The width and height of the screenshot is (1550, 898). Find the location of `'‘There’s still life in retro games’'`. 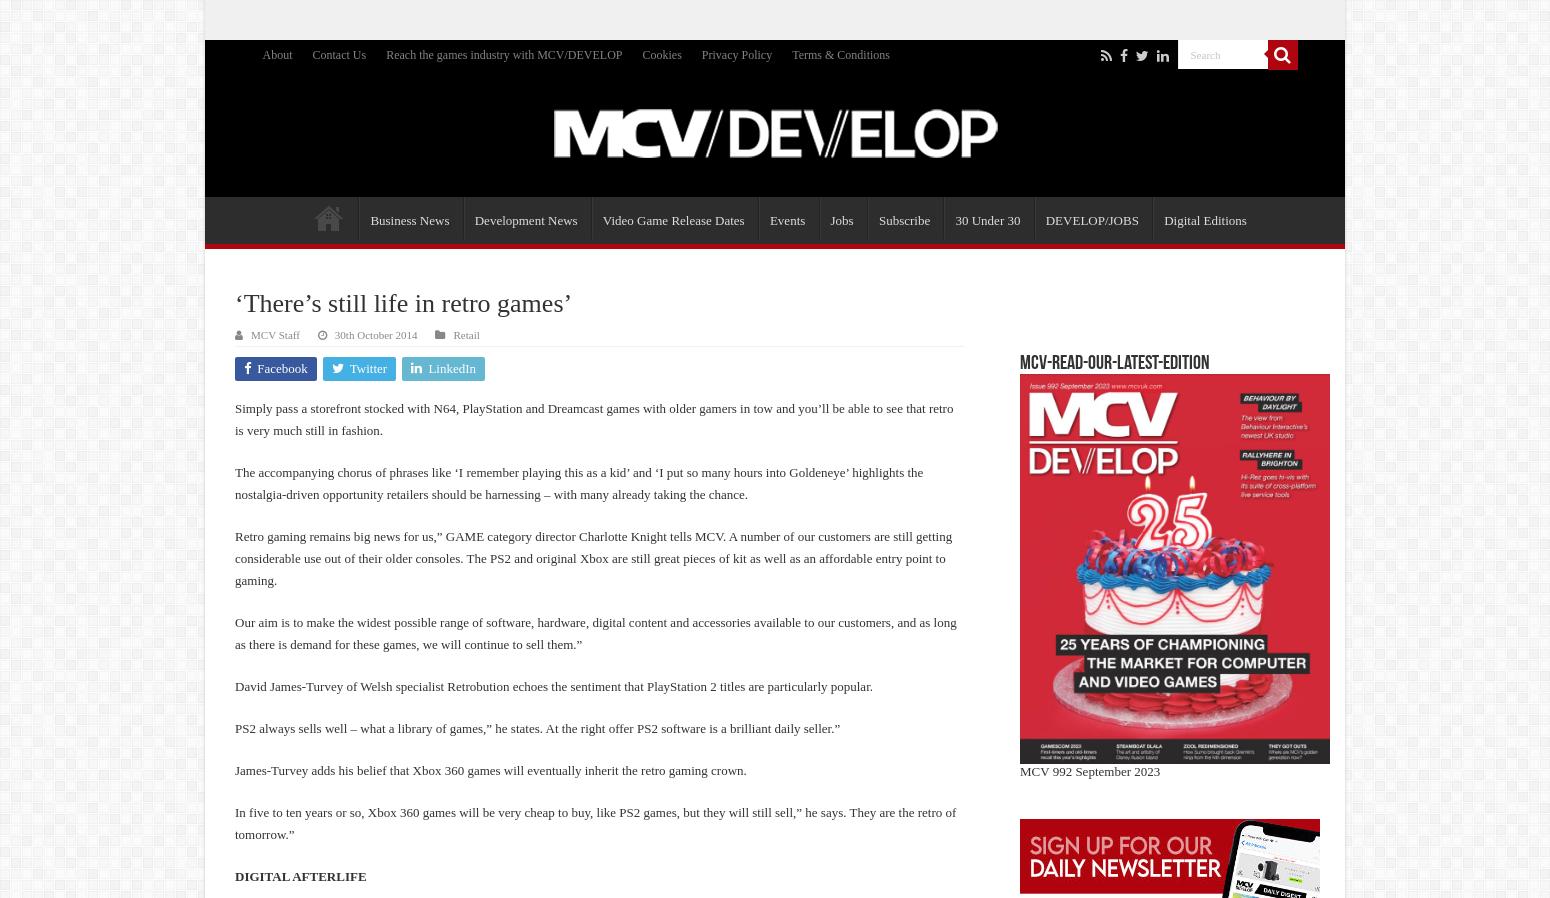

'‘There’s still life in retro games’' is located at coordinates (403, 303).